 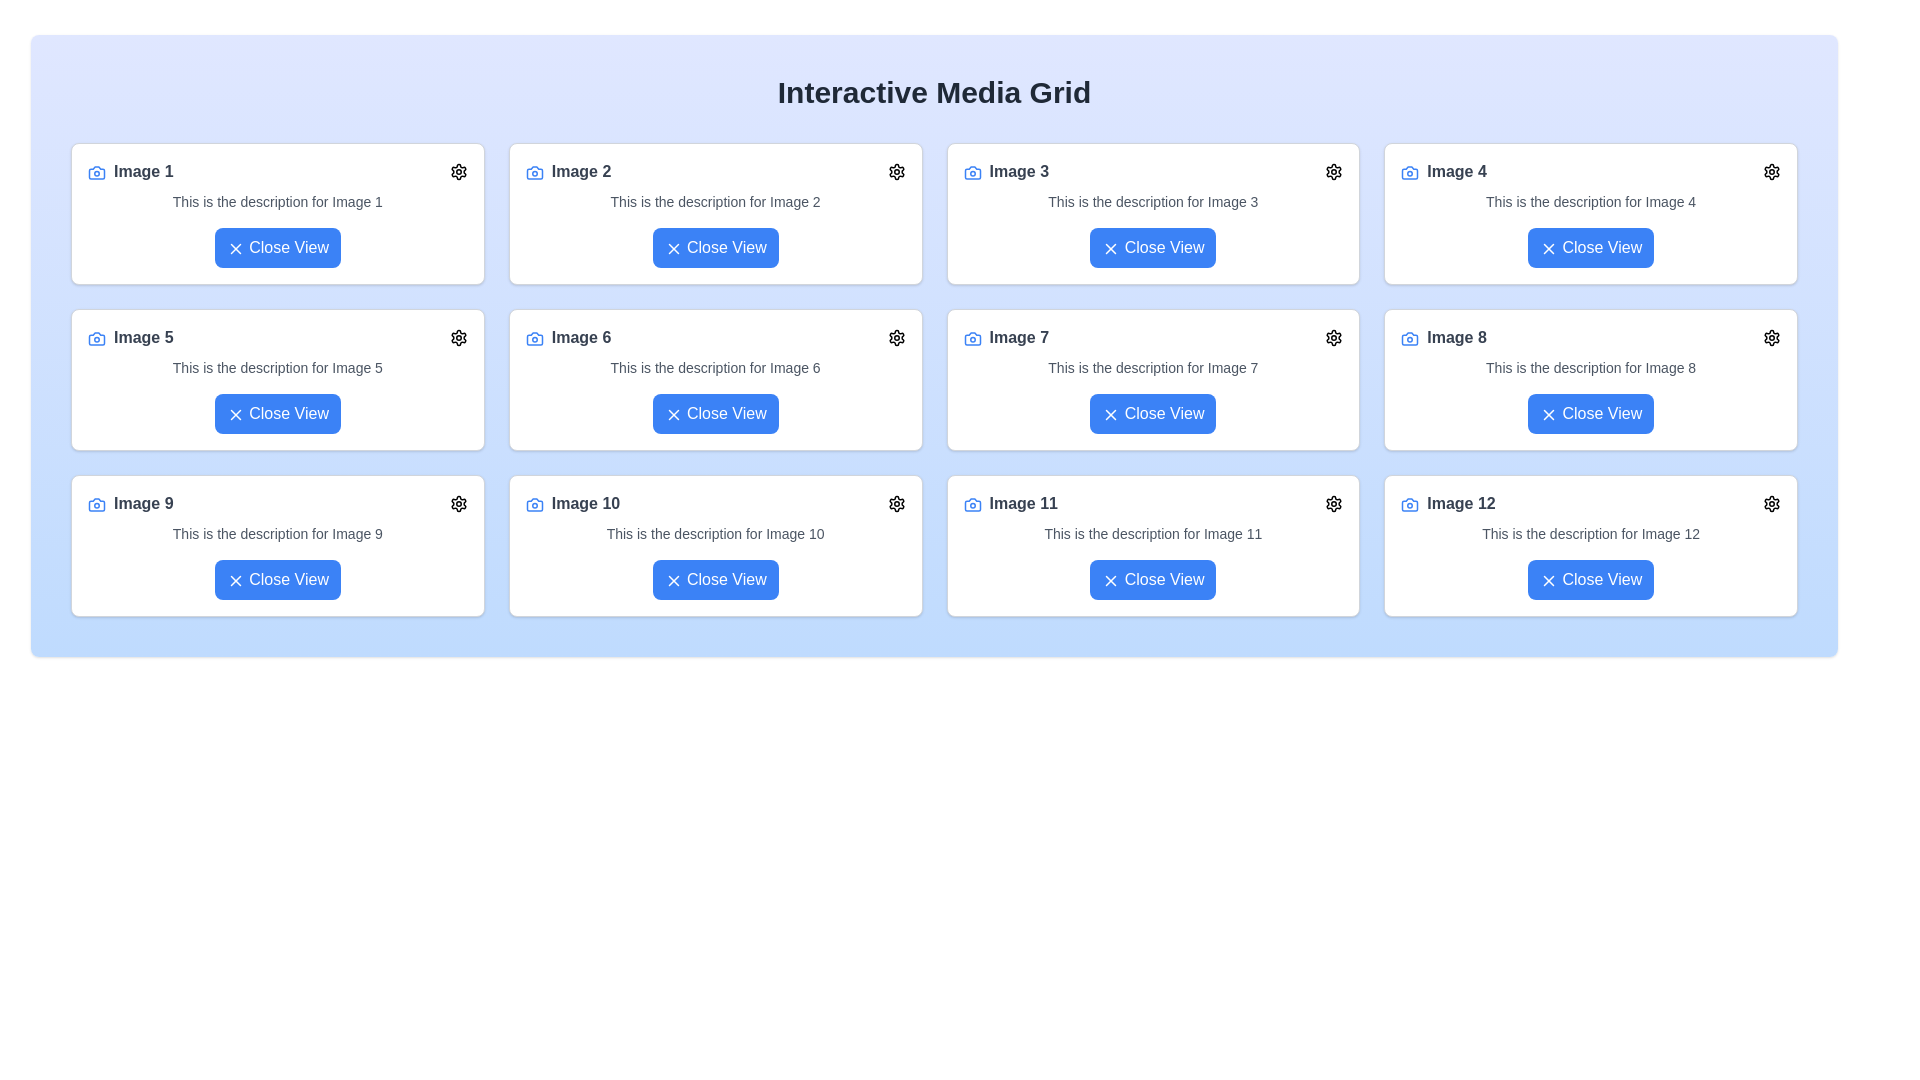 I want to click on the 'Interactive Media Grid' title, so click(x=933, y=92).